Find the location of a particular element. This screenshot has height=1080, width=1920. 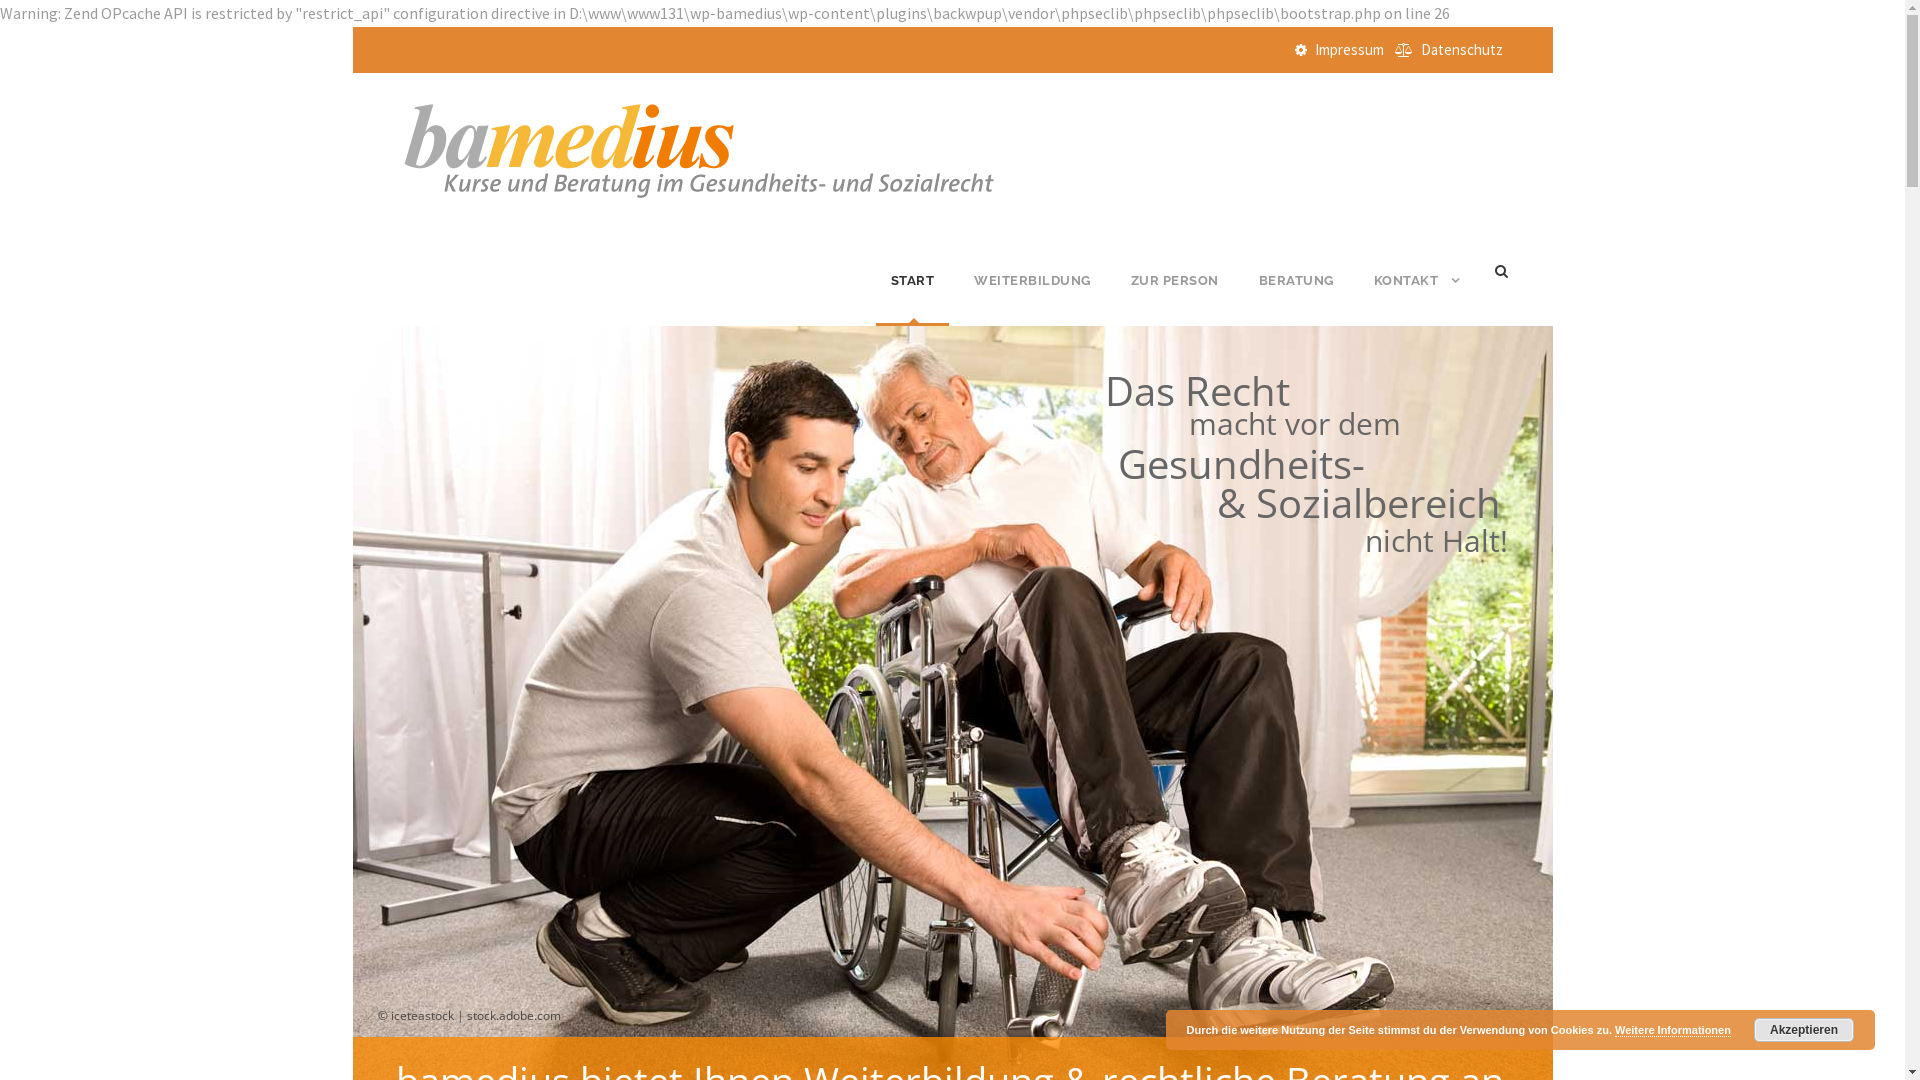

'ZUR PERSON' is located at coordinates (1129, 297).